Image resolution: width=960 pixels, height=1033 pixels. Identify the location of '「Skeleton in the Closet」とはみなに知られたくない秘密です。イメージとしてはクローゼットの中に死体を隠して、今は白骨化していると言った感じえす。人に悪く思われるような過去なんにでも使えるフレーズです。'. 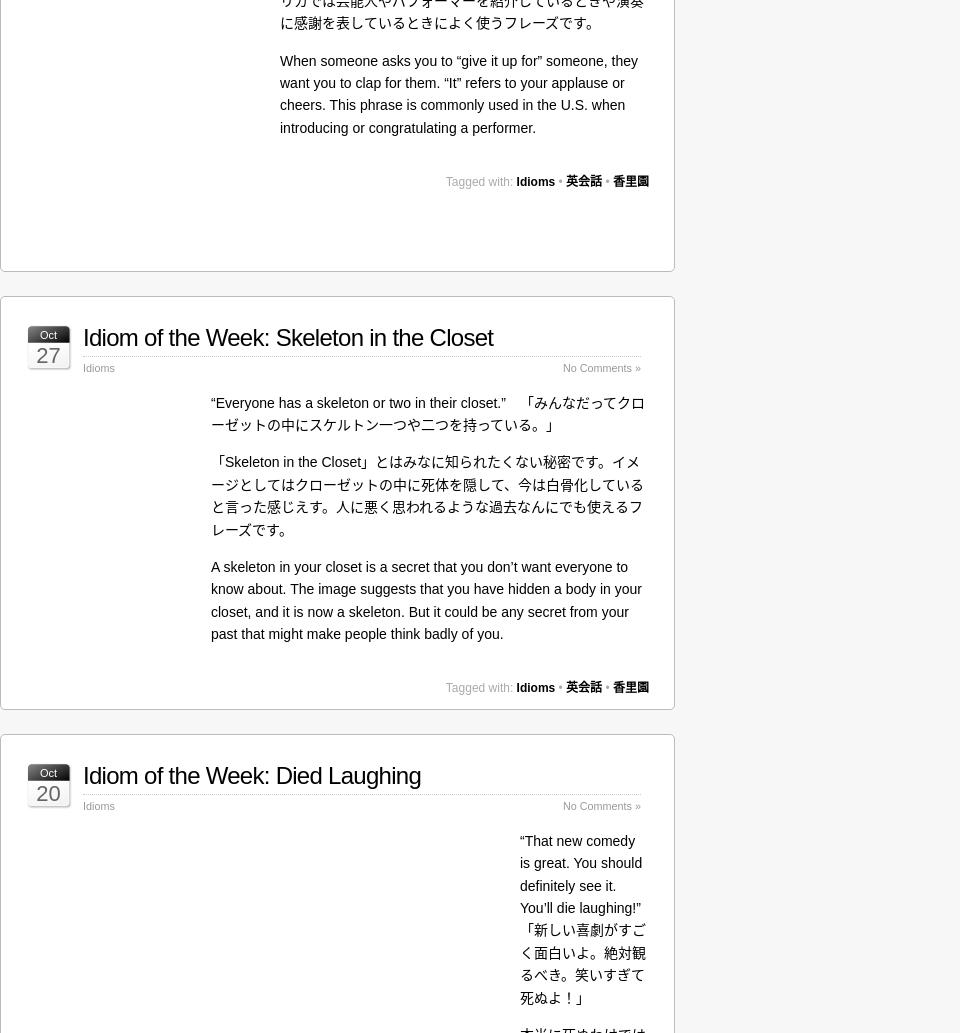
(427, 495).